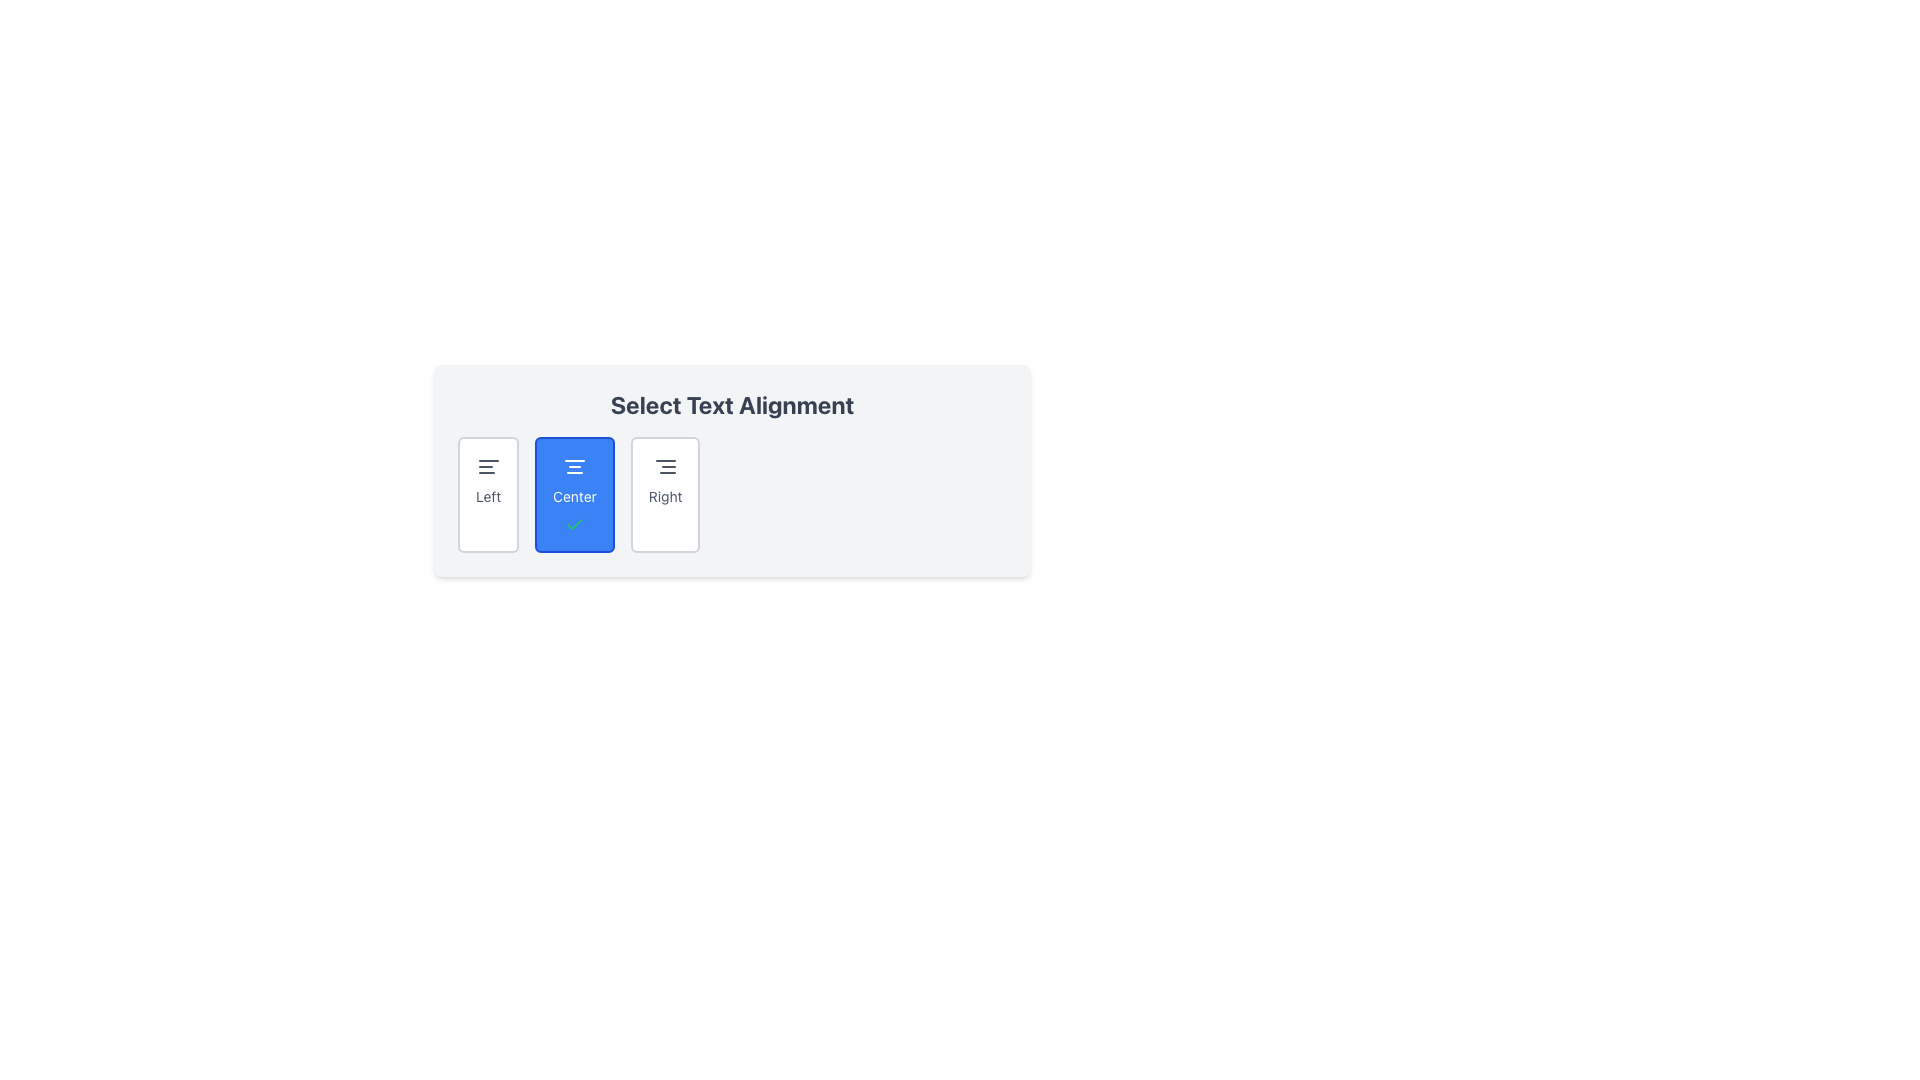  I want to click on the center alignment icon located in the middle of the three alignment selection buttons, which is positioned below the 'Select Text Alignment' title, so click(574, 466).